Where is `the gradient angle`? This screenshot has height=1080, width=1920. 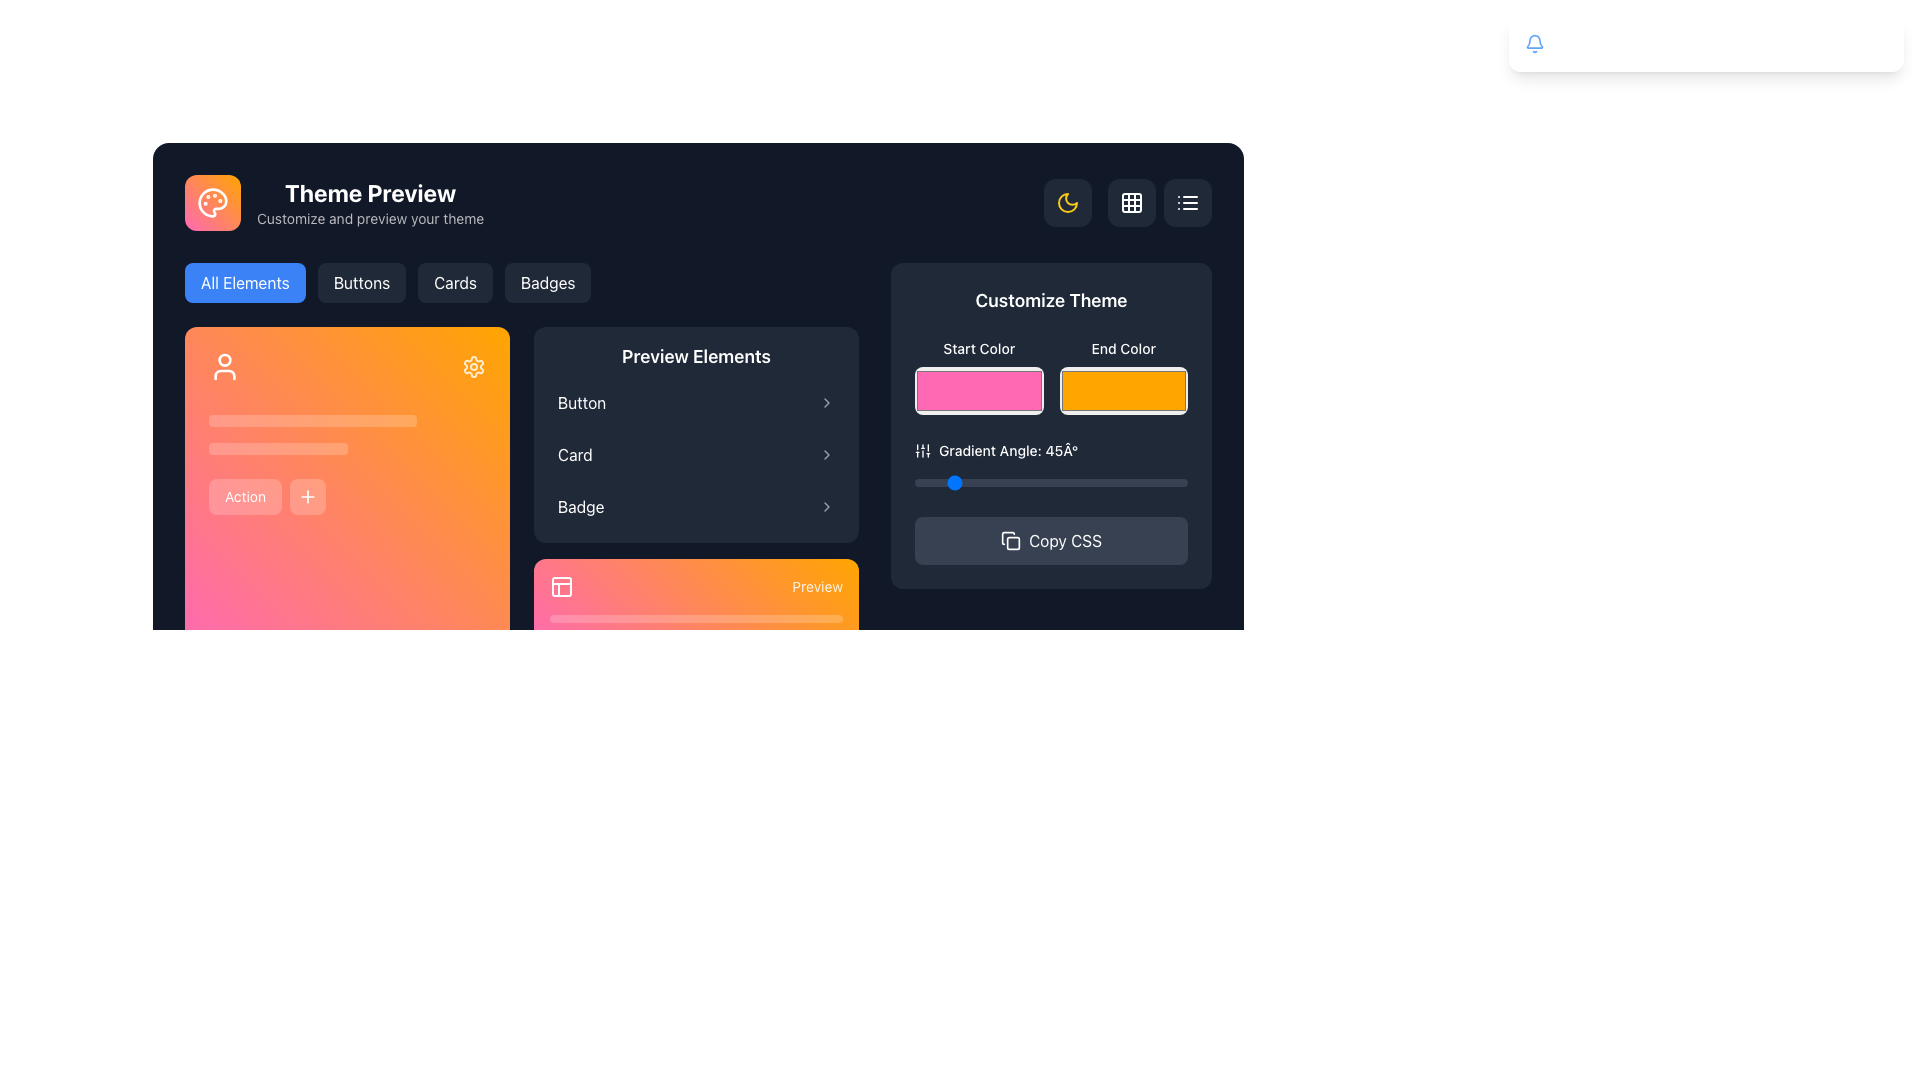 the gradient angle is located at coordinates (923, 482).